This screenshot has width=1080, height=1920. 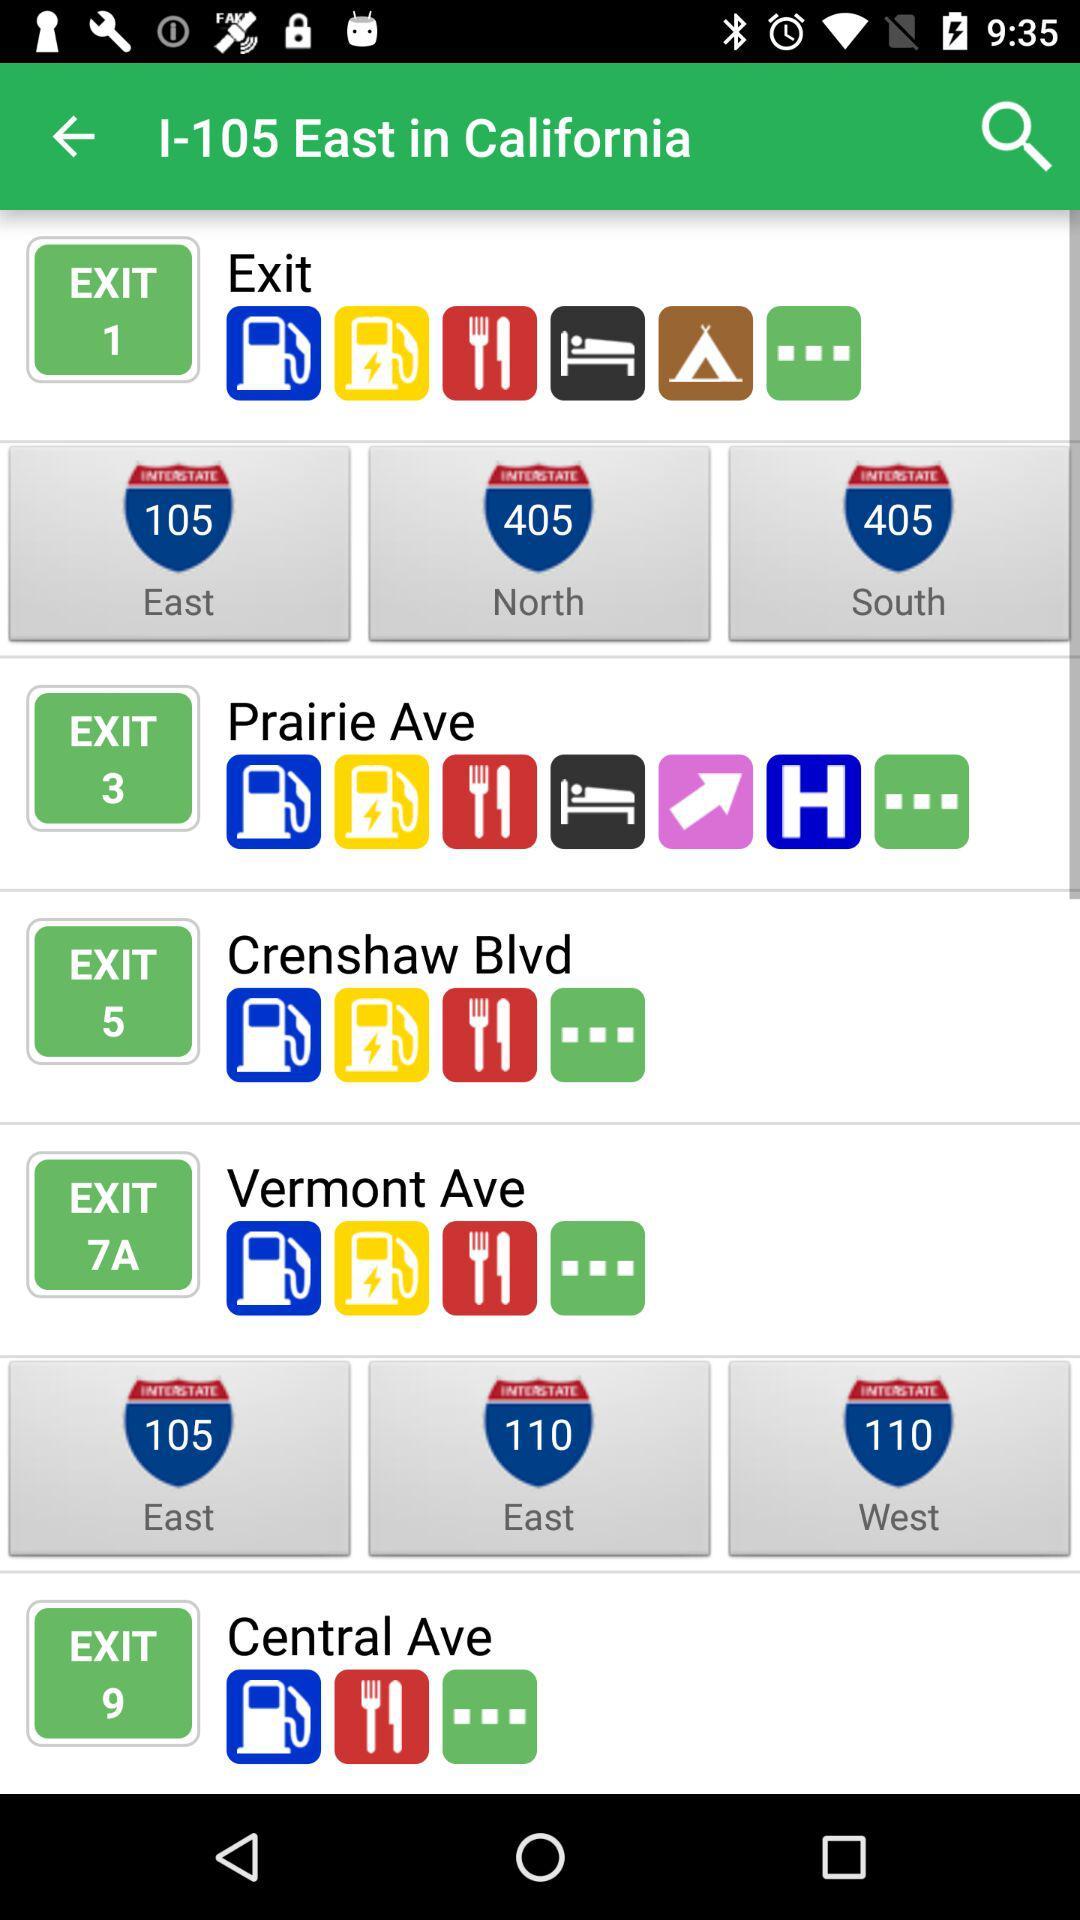 What do you see at coordinates (640, 719) in the screenshot?
I see `the icon to the right of the exit` at bounding box center [640, 719].